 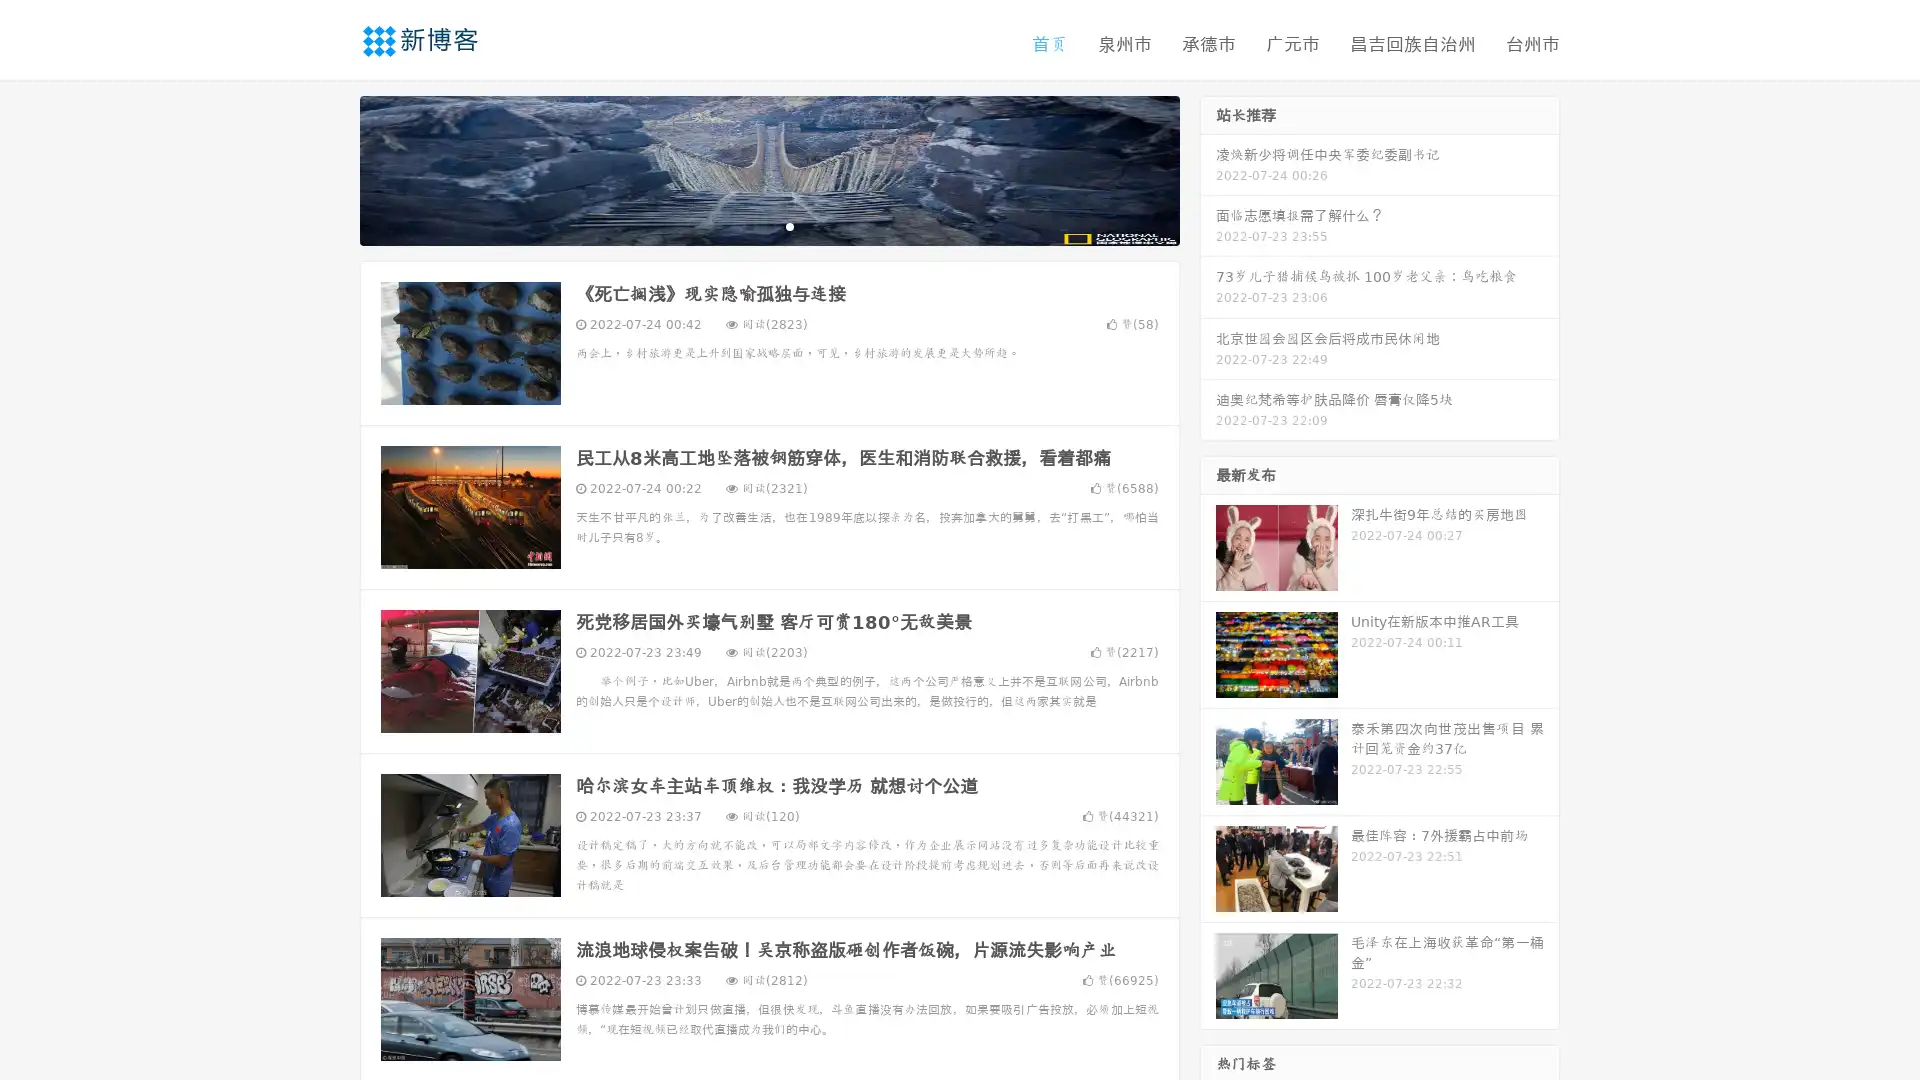 I want to click on Go to slide 1, so click(x=748, y=225).